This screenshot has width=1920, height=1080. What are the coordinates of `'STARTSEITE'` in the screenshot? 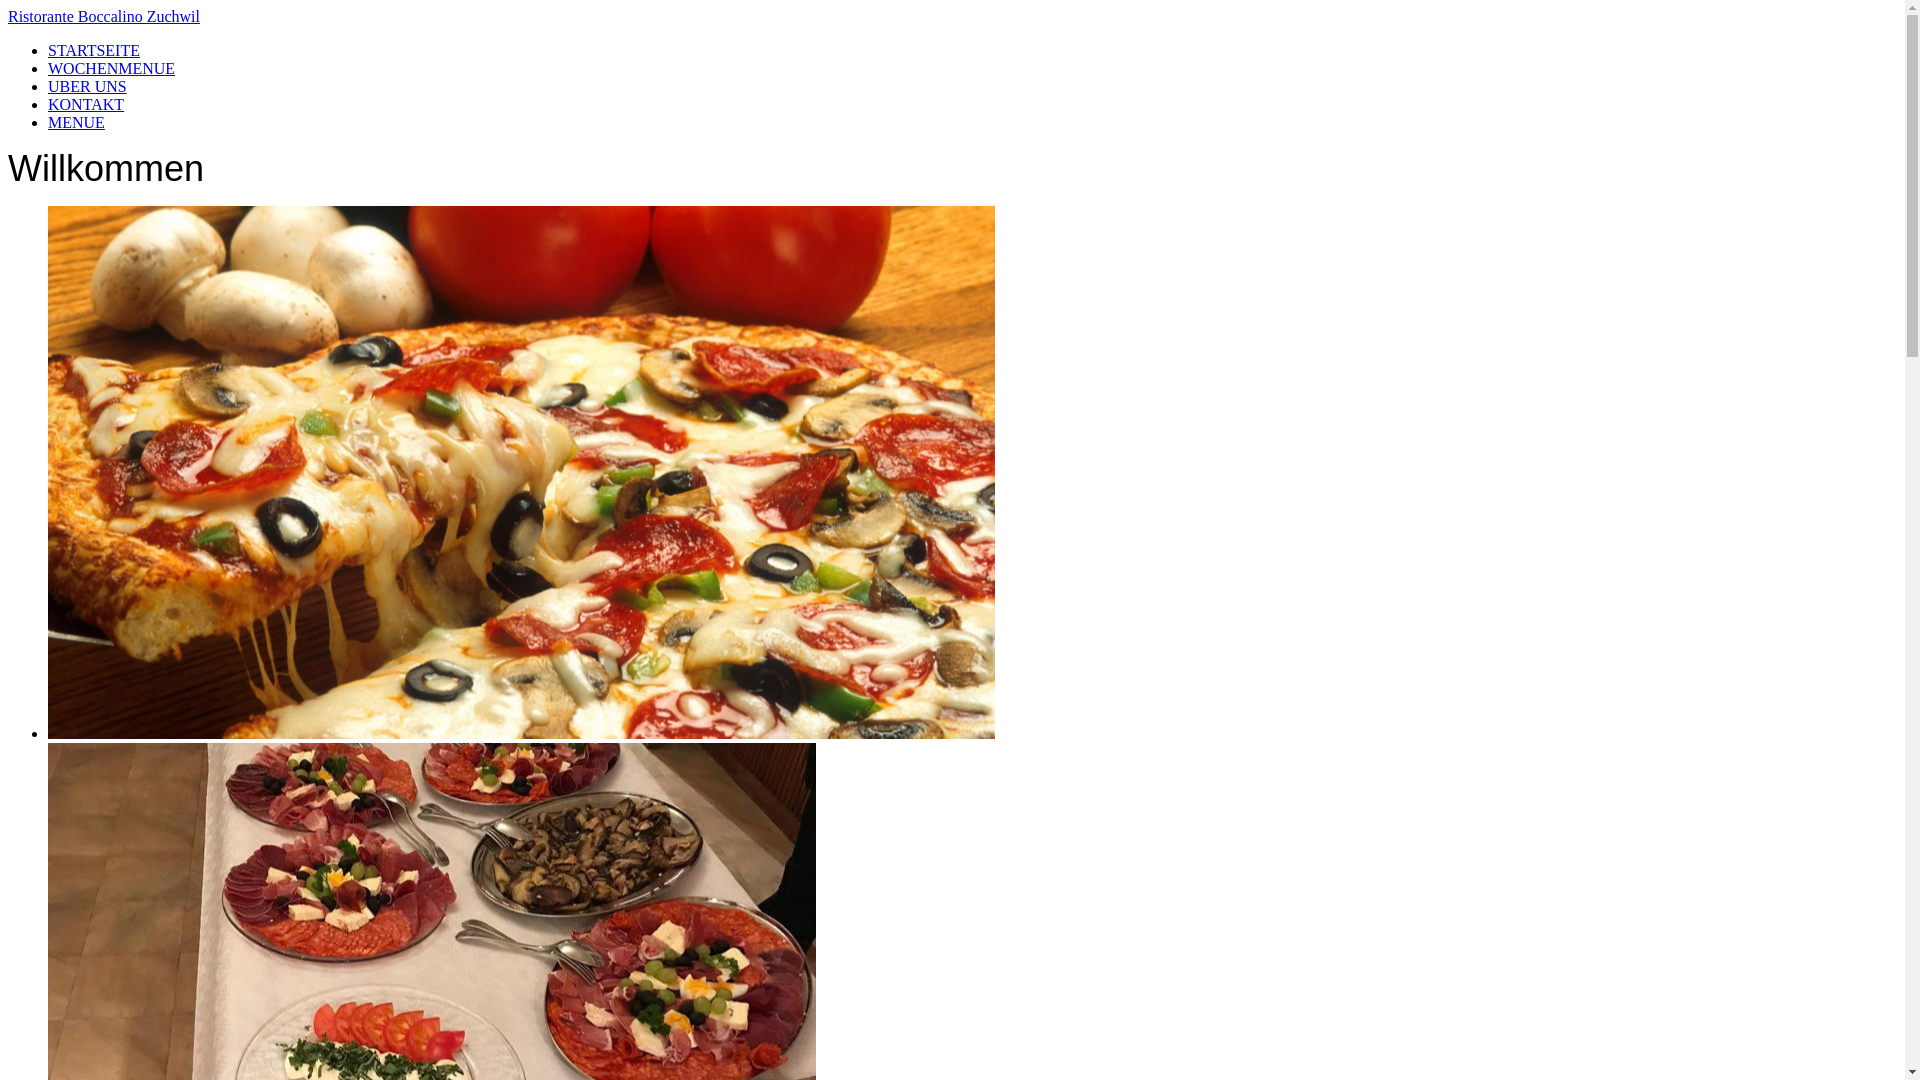 It's located at (93, 49).